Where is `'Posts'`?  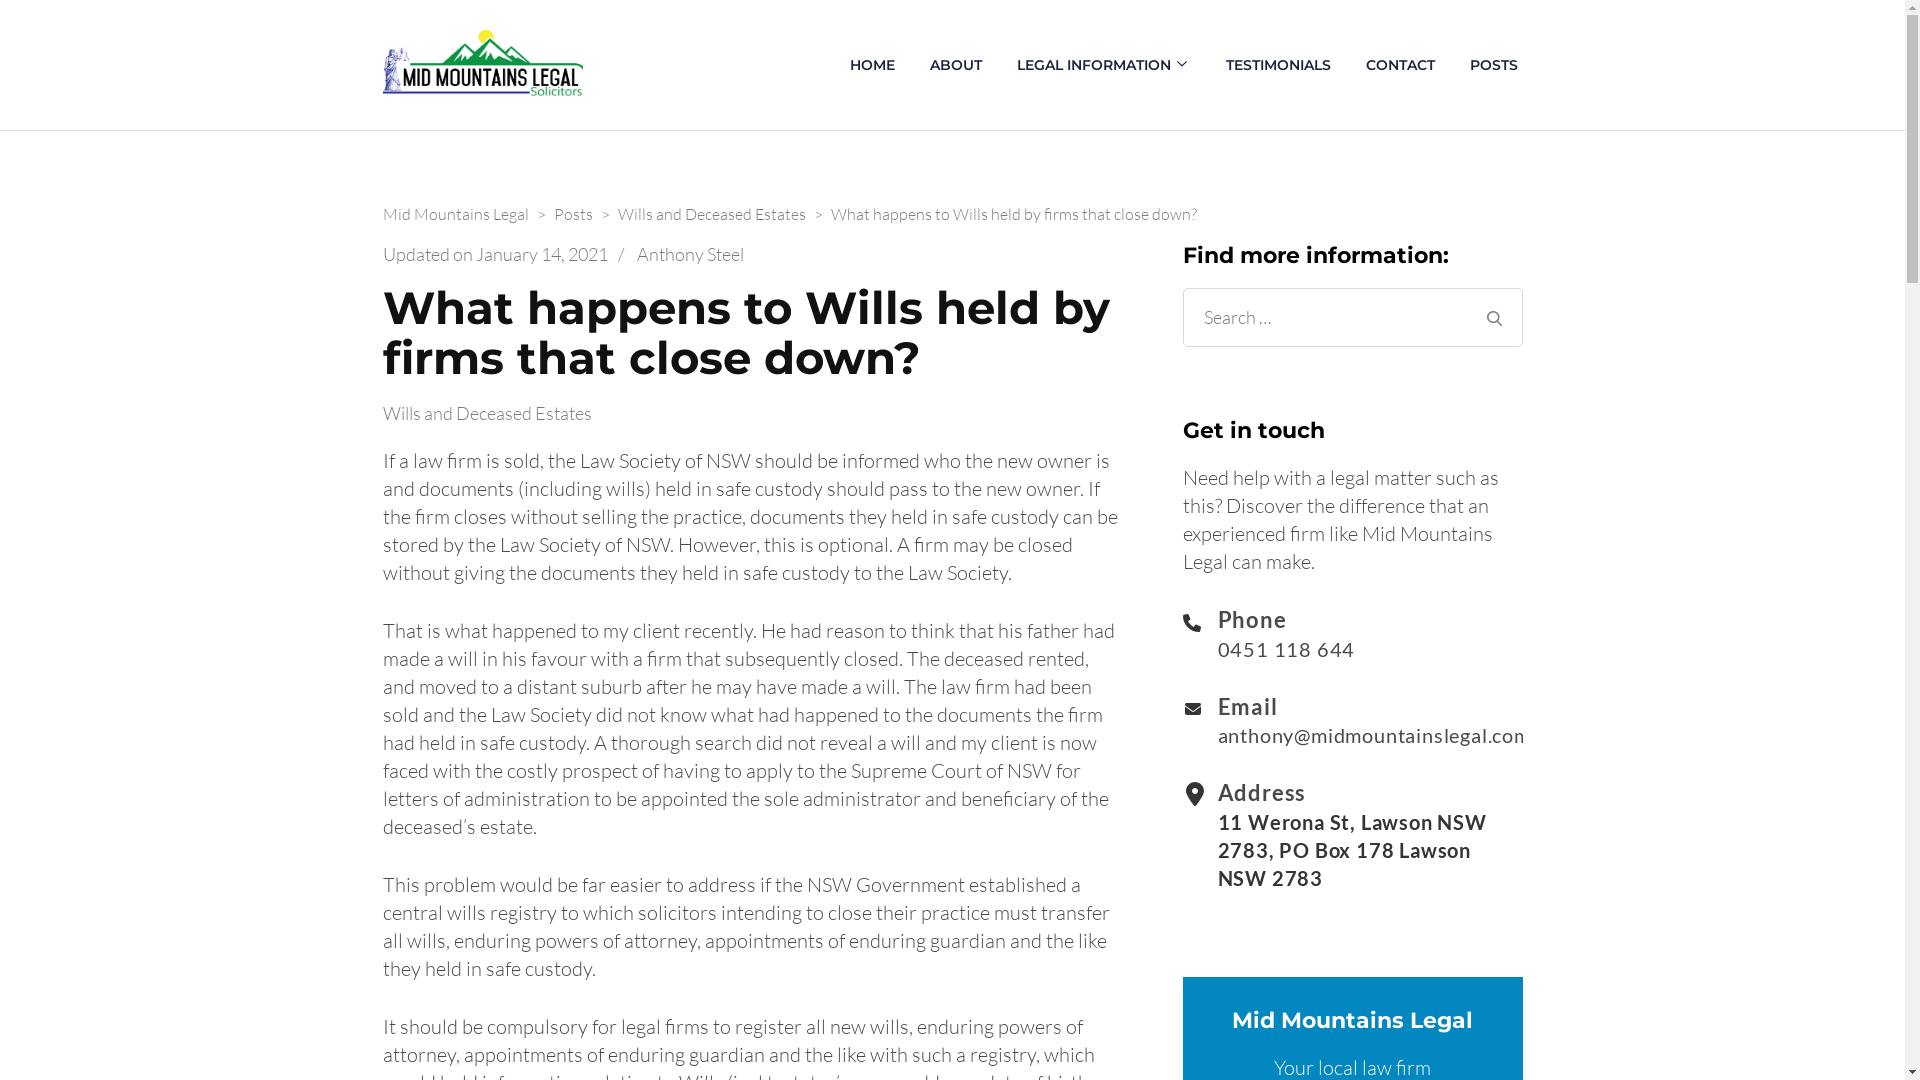 'Posts' is located at coordinates (572, 213).